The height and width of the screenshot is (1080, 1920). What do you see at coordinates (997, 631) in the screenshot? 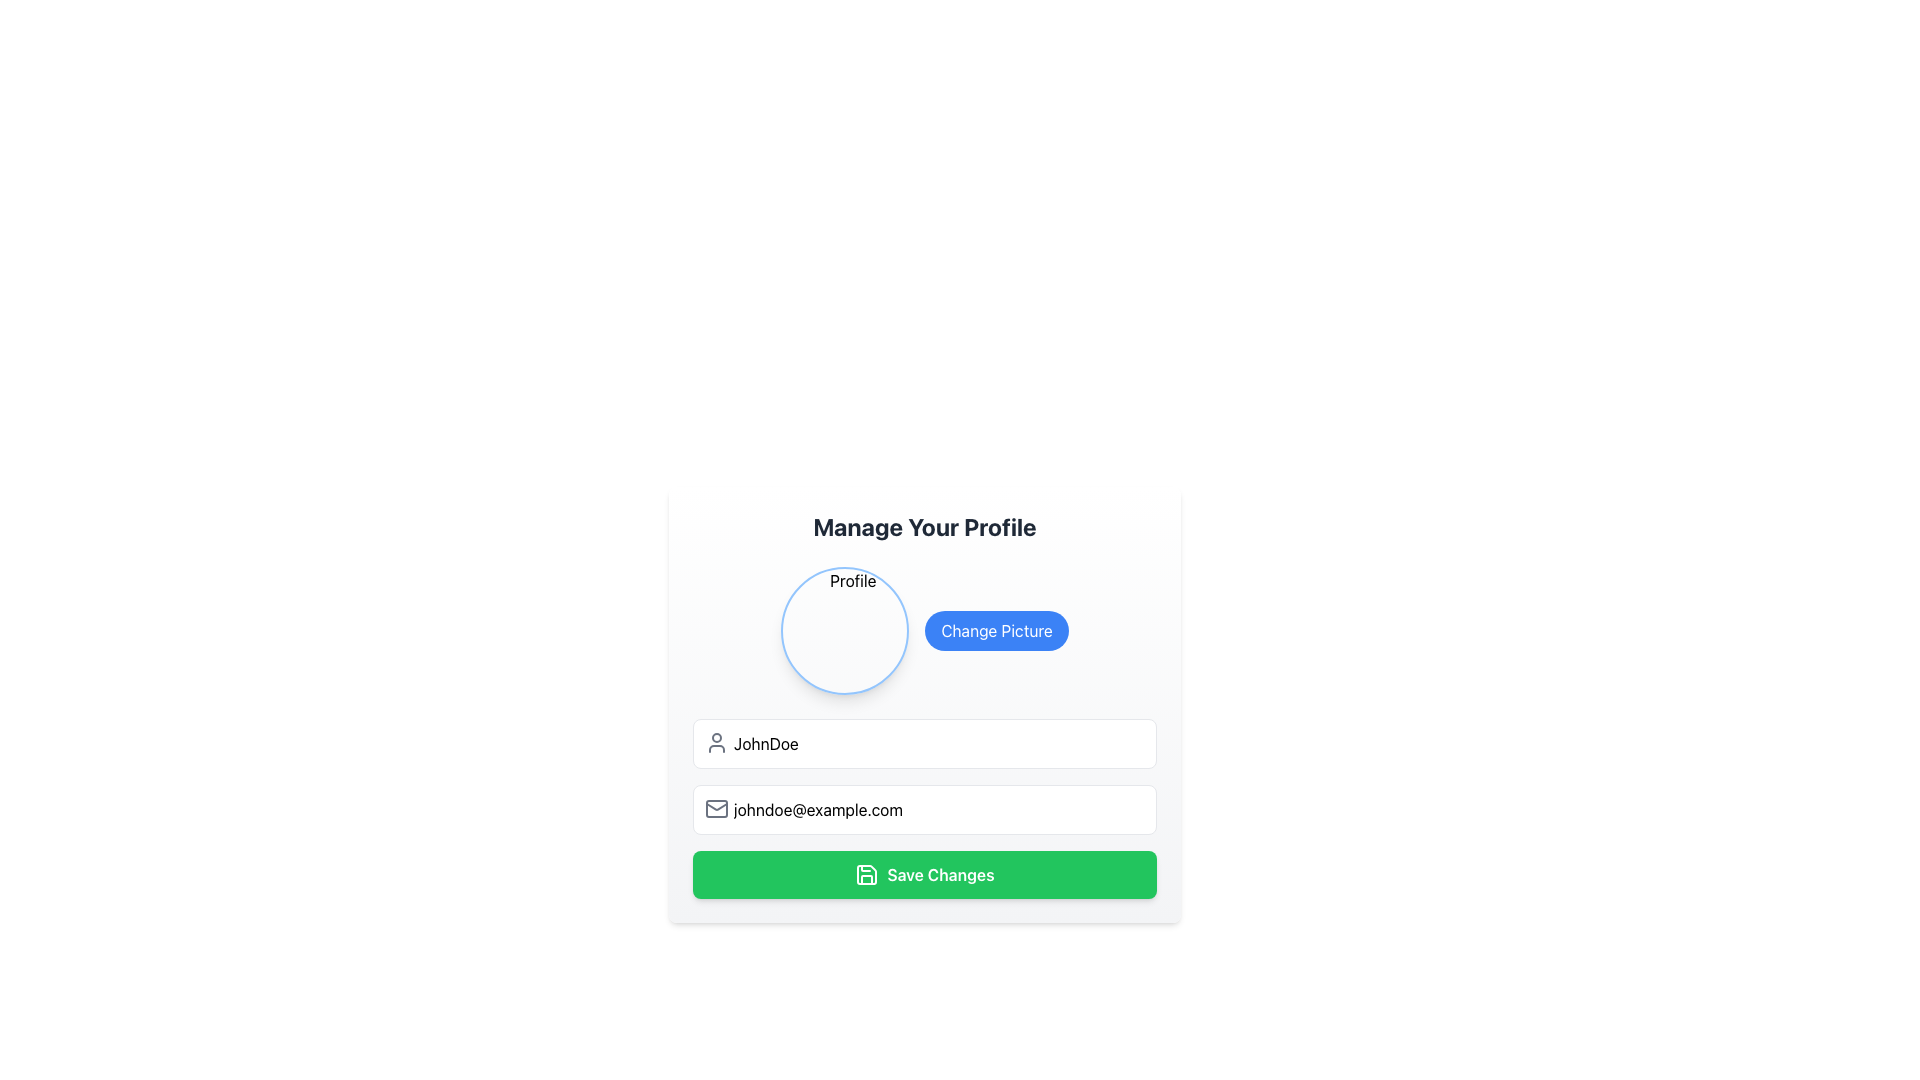
I see `the button located on the right side of the circular profile picture representation` at bounding box center [997, 631].